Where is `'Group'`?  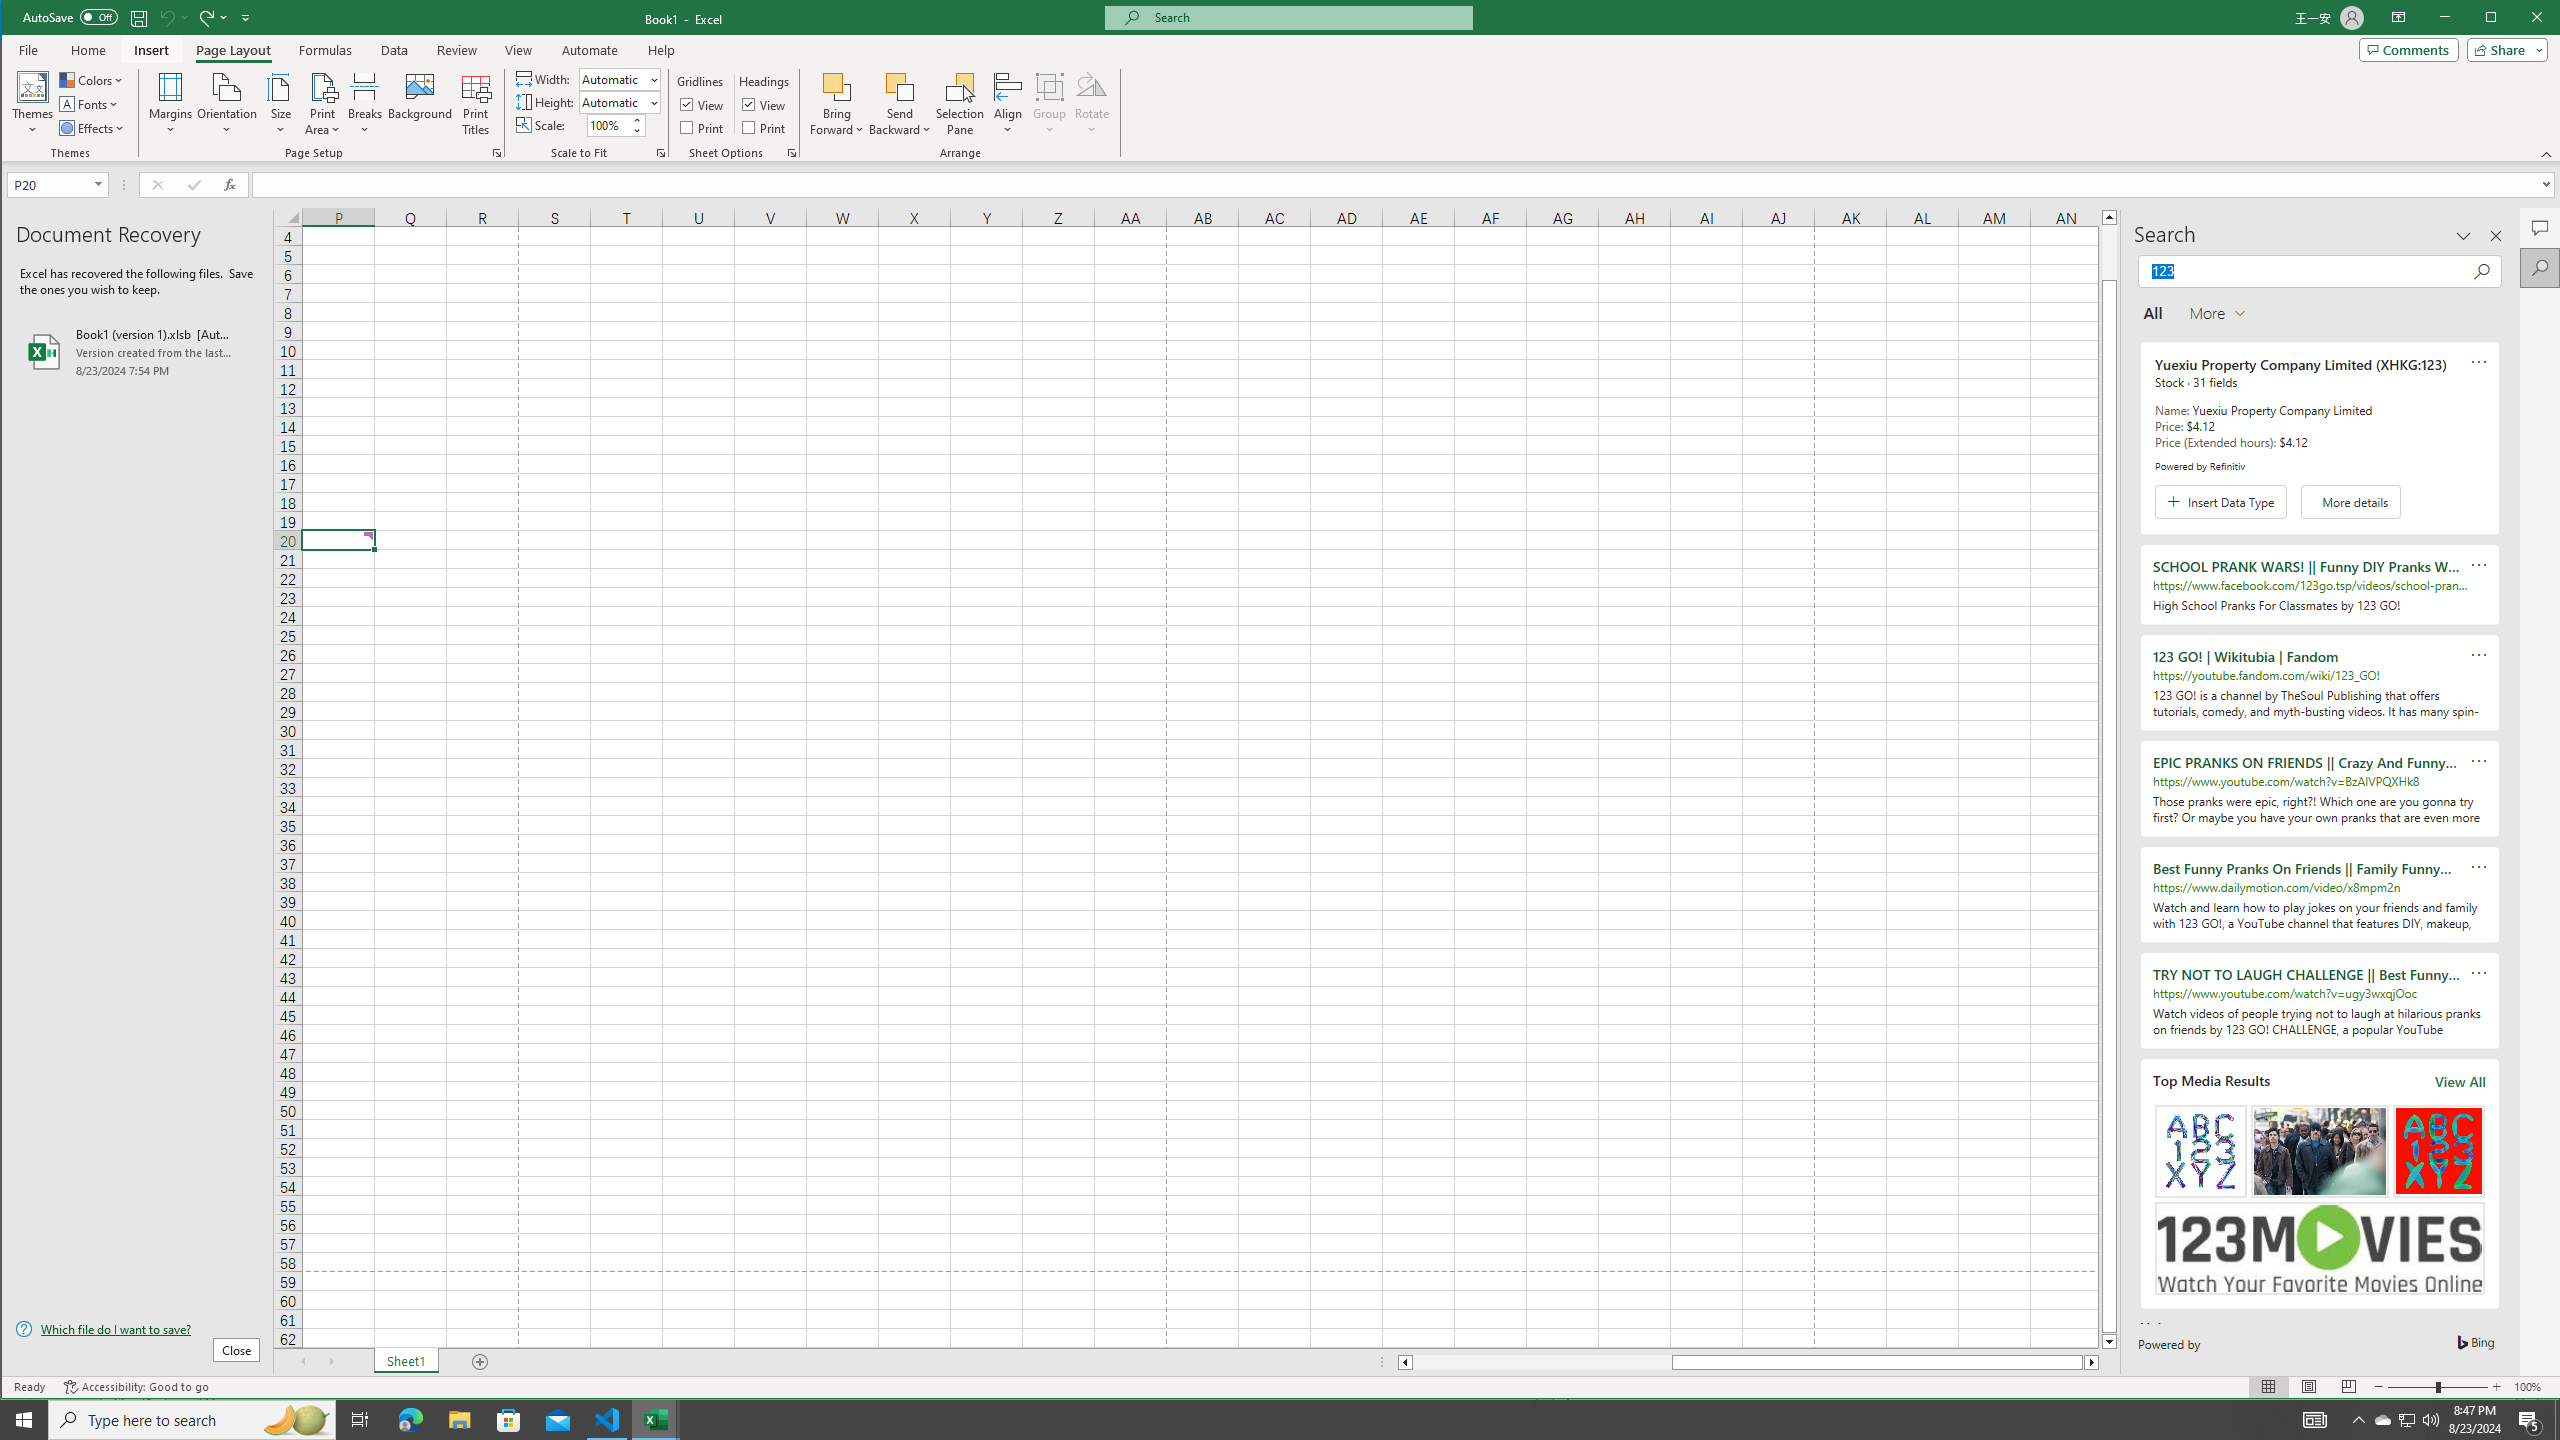
'Group' is located at coordinates (1048, 103).